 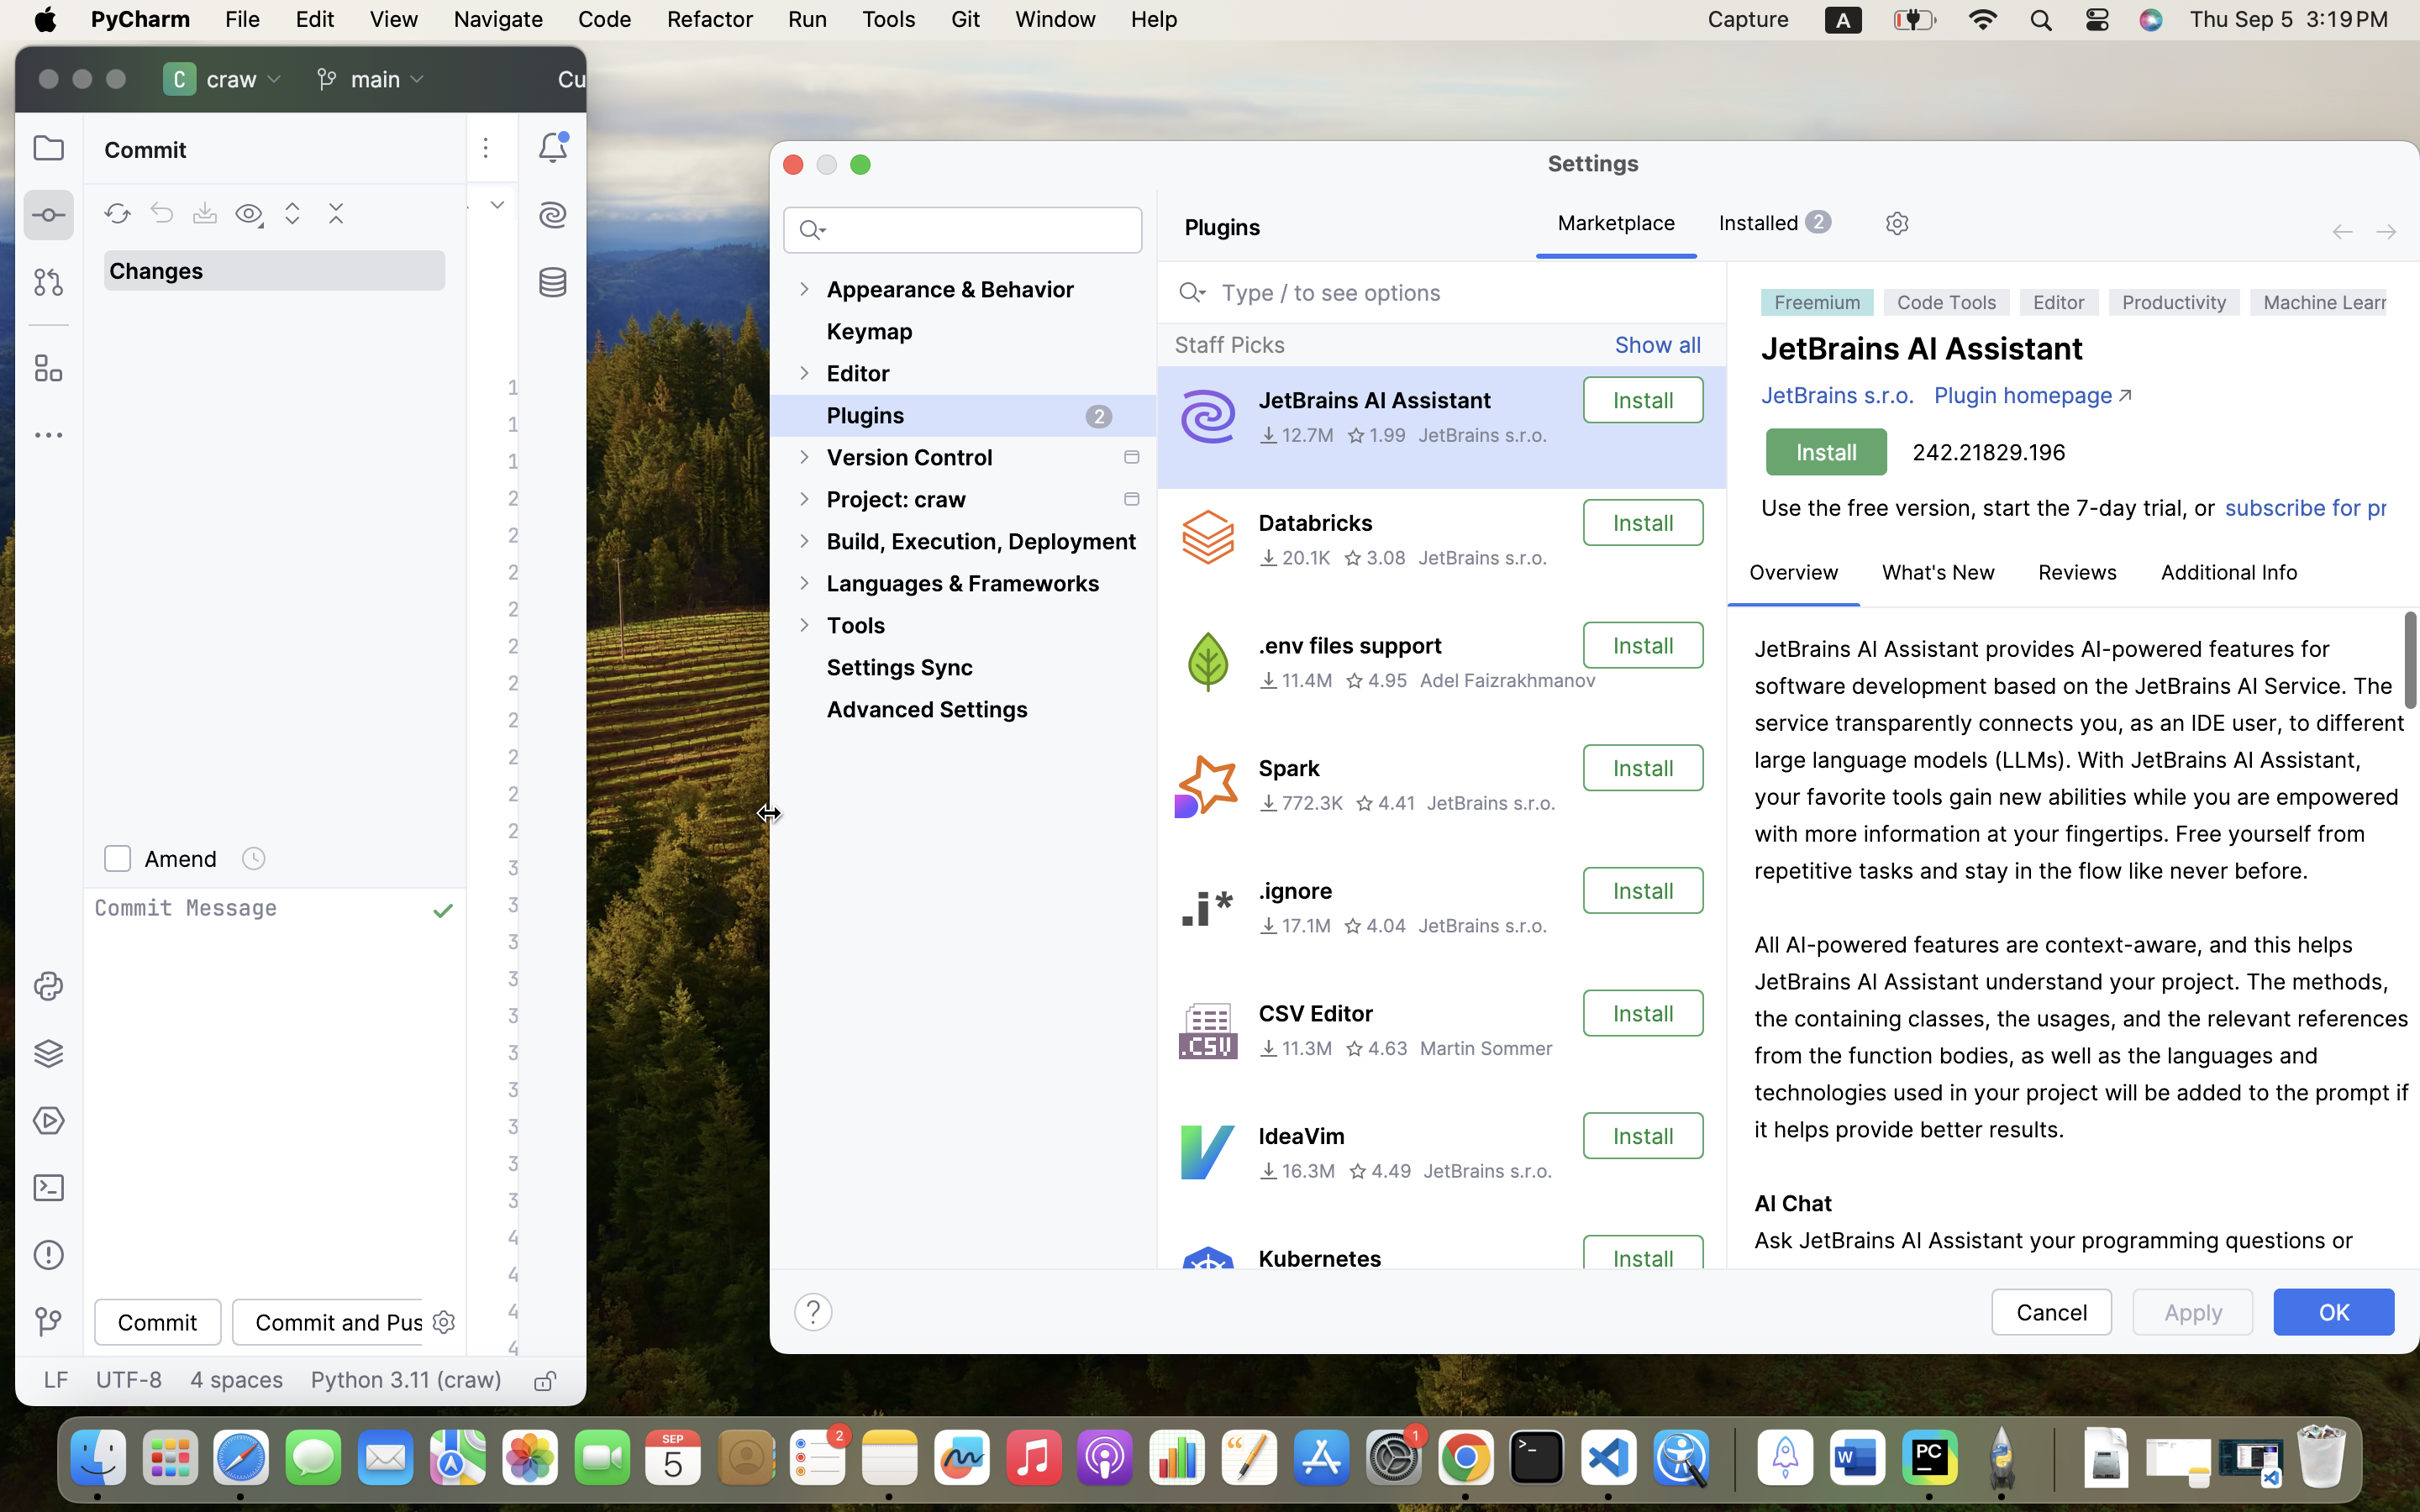 I want to click on '4.49', so click(x=1379, y=1169).